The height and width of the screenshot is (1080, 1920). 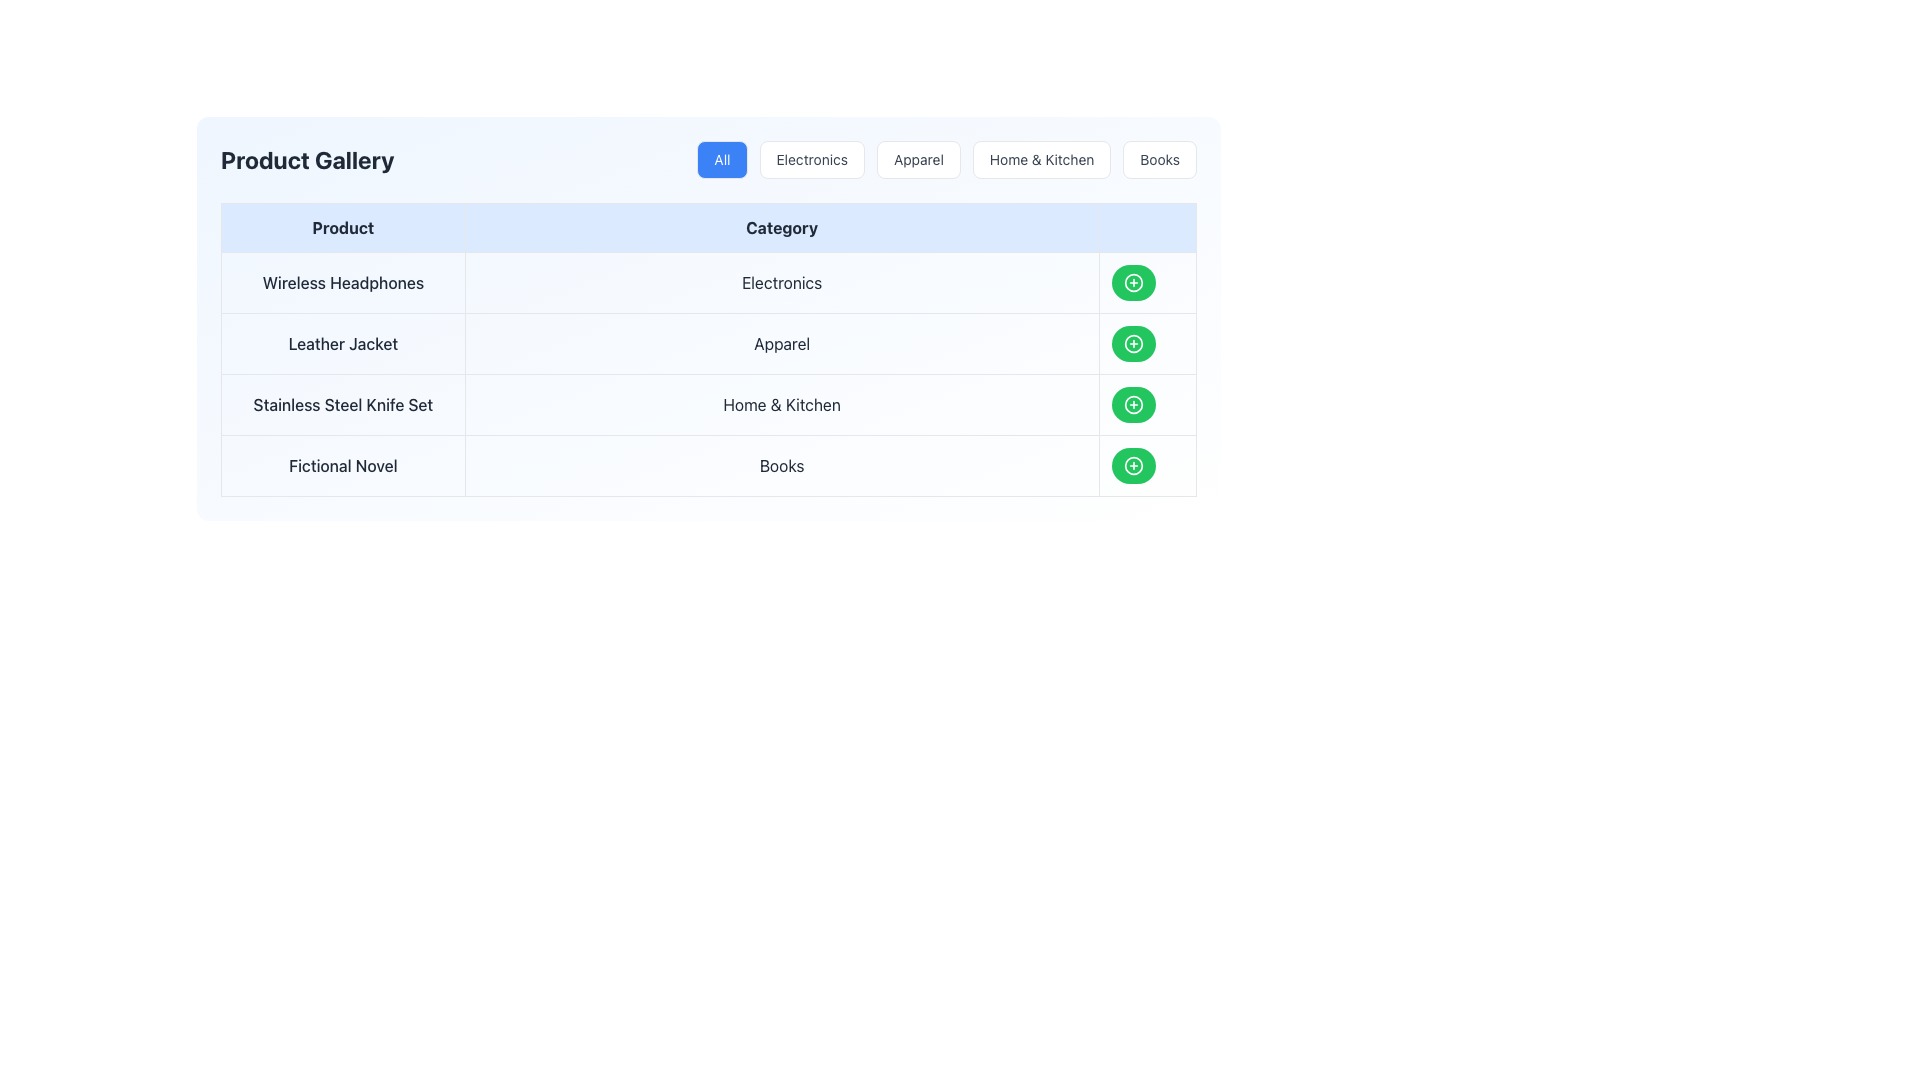 I want to click on the row entry representing the 'Leather Jacket' product in the categorized table layout to access potential actions linked to this row, so click(x=709, y=342).